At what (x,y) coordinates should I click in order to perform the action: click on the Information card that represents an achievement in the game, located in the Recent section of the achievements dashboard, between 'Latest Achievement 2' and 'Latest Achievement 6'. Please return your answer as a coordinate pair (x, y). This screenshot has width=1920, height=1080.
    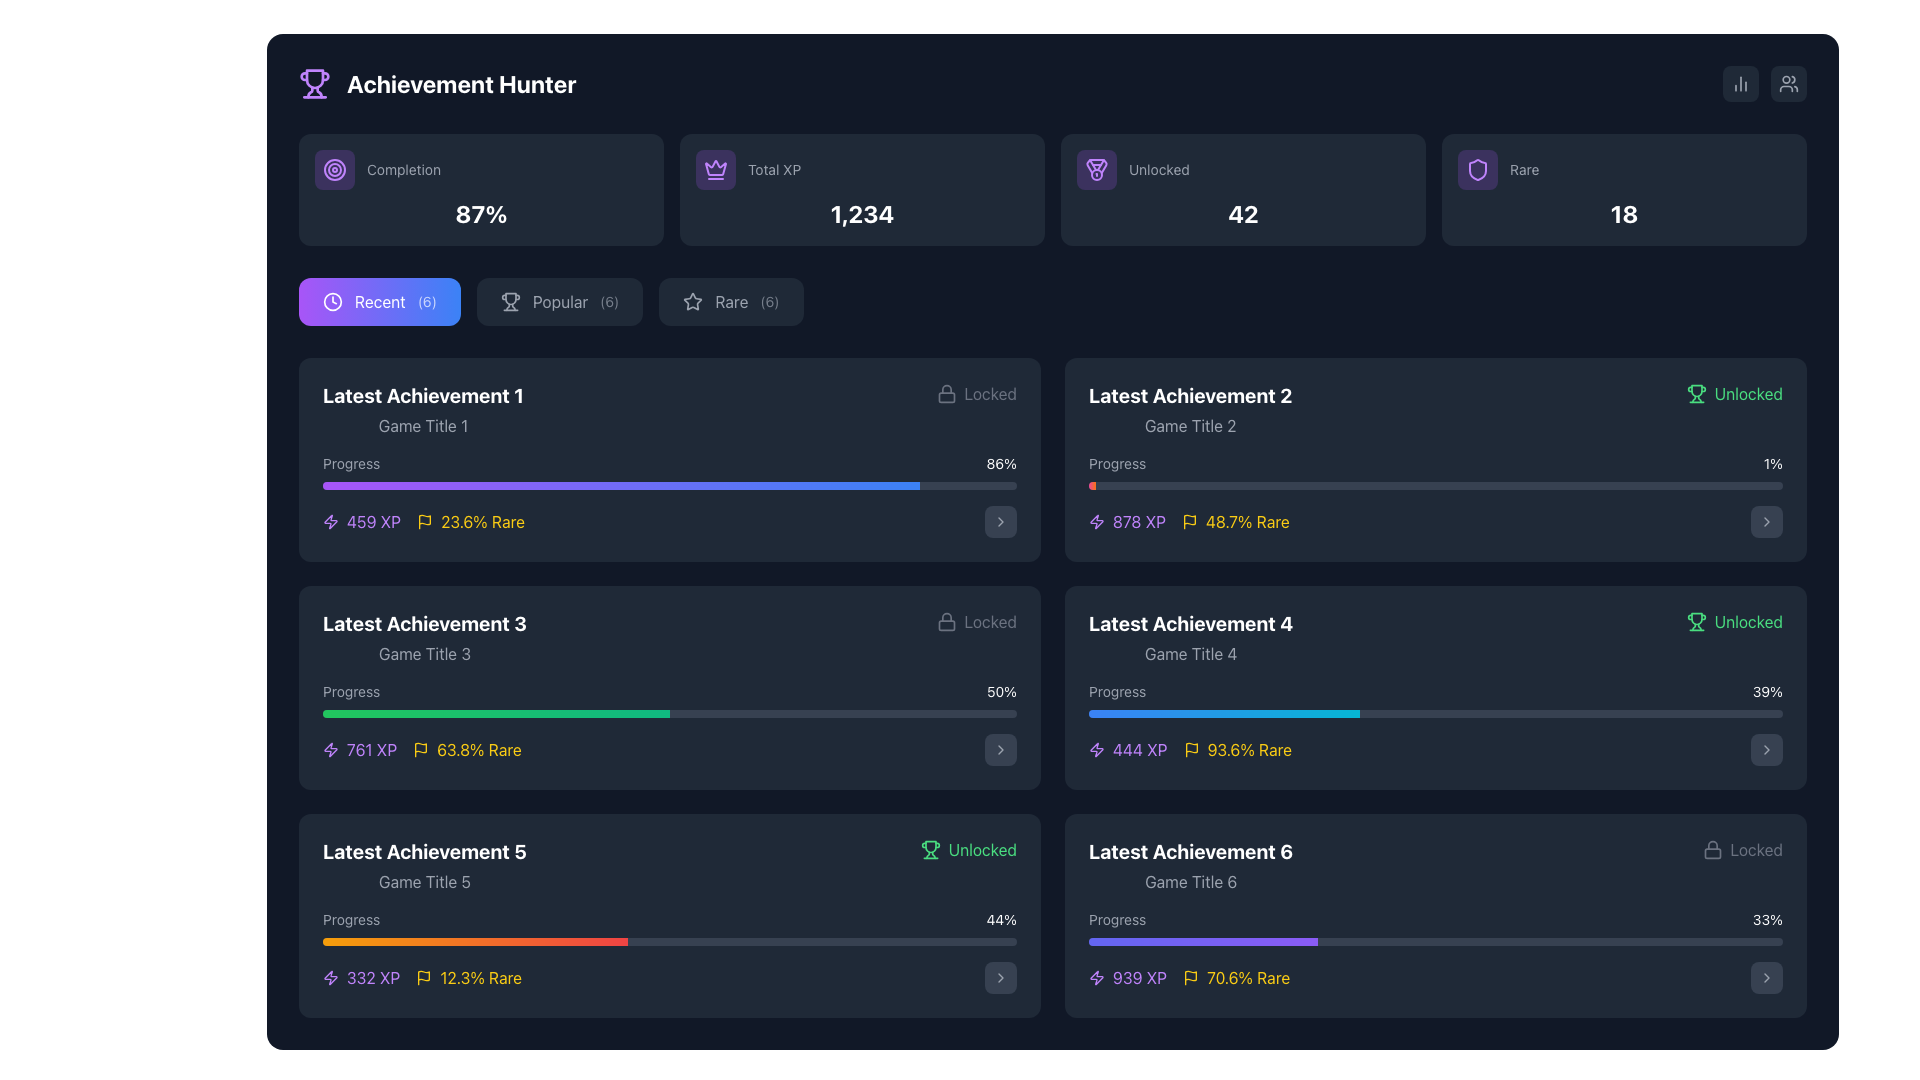
    Looking at the image, I should click on (1434, 637).